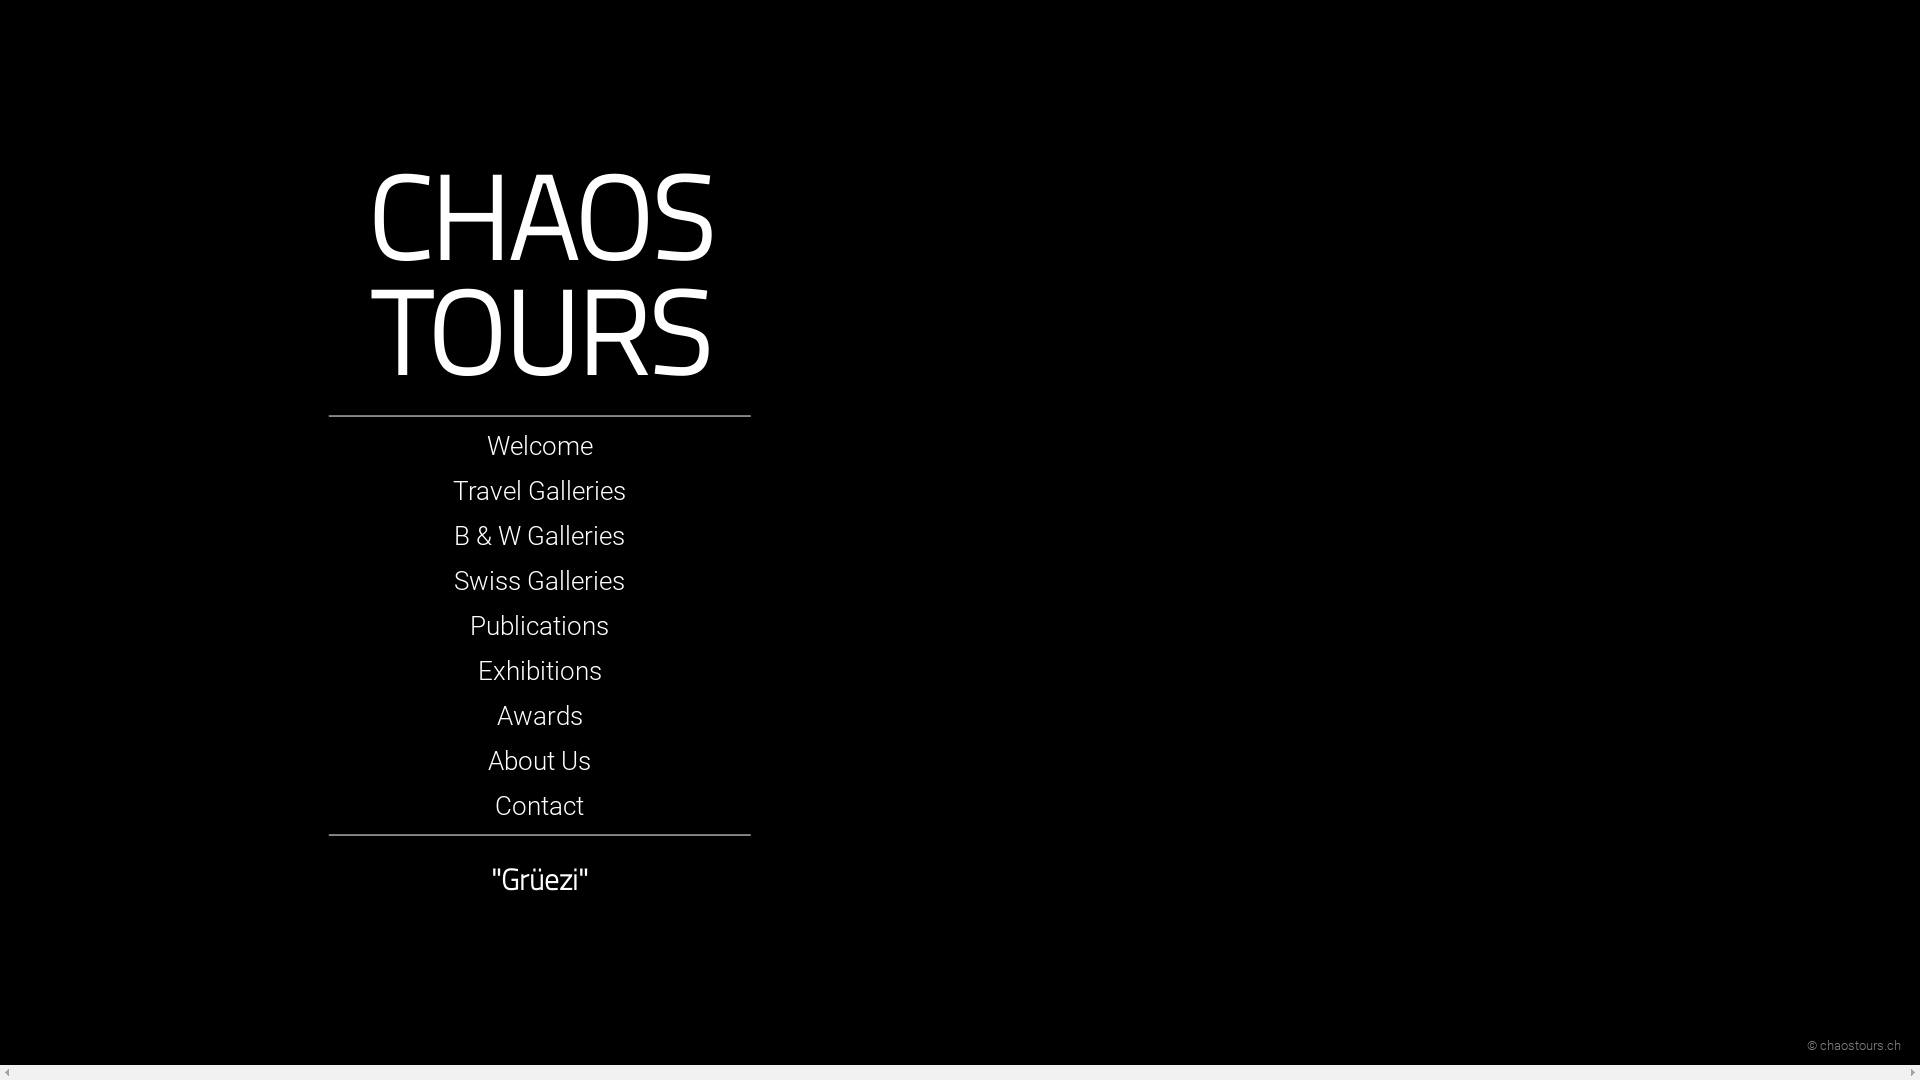 The image size is (1920, 1080). What do you see at coordinates (453, 535) in the screenshot?
I see `'B & W Galleries'` at bounding box center [453, 535].